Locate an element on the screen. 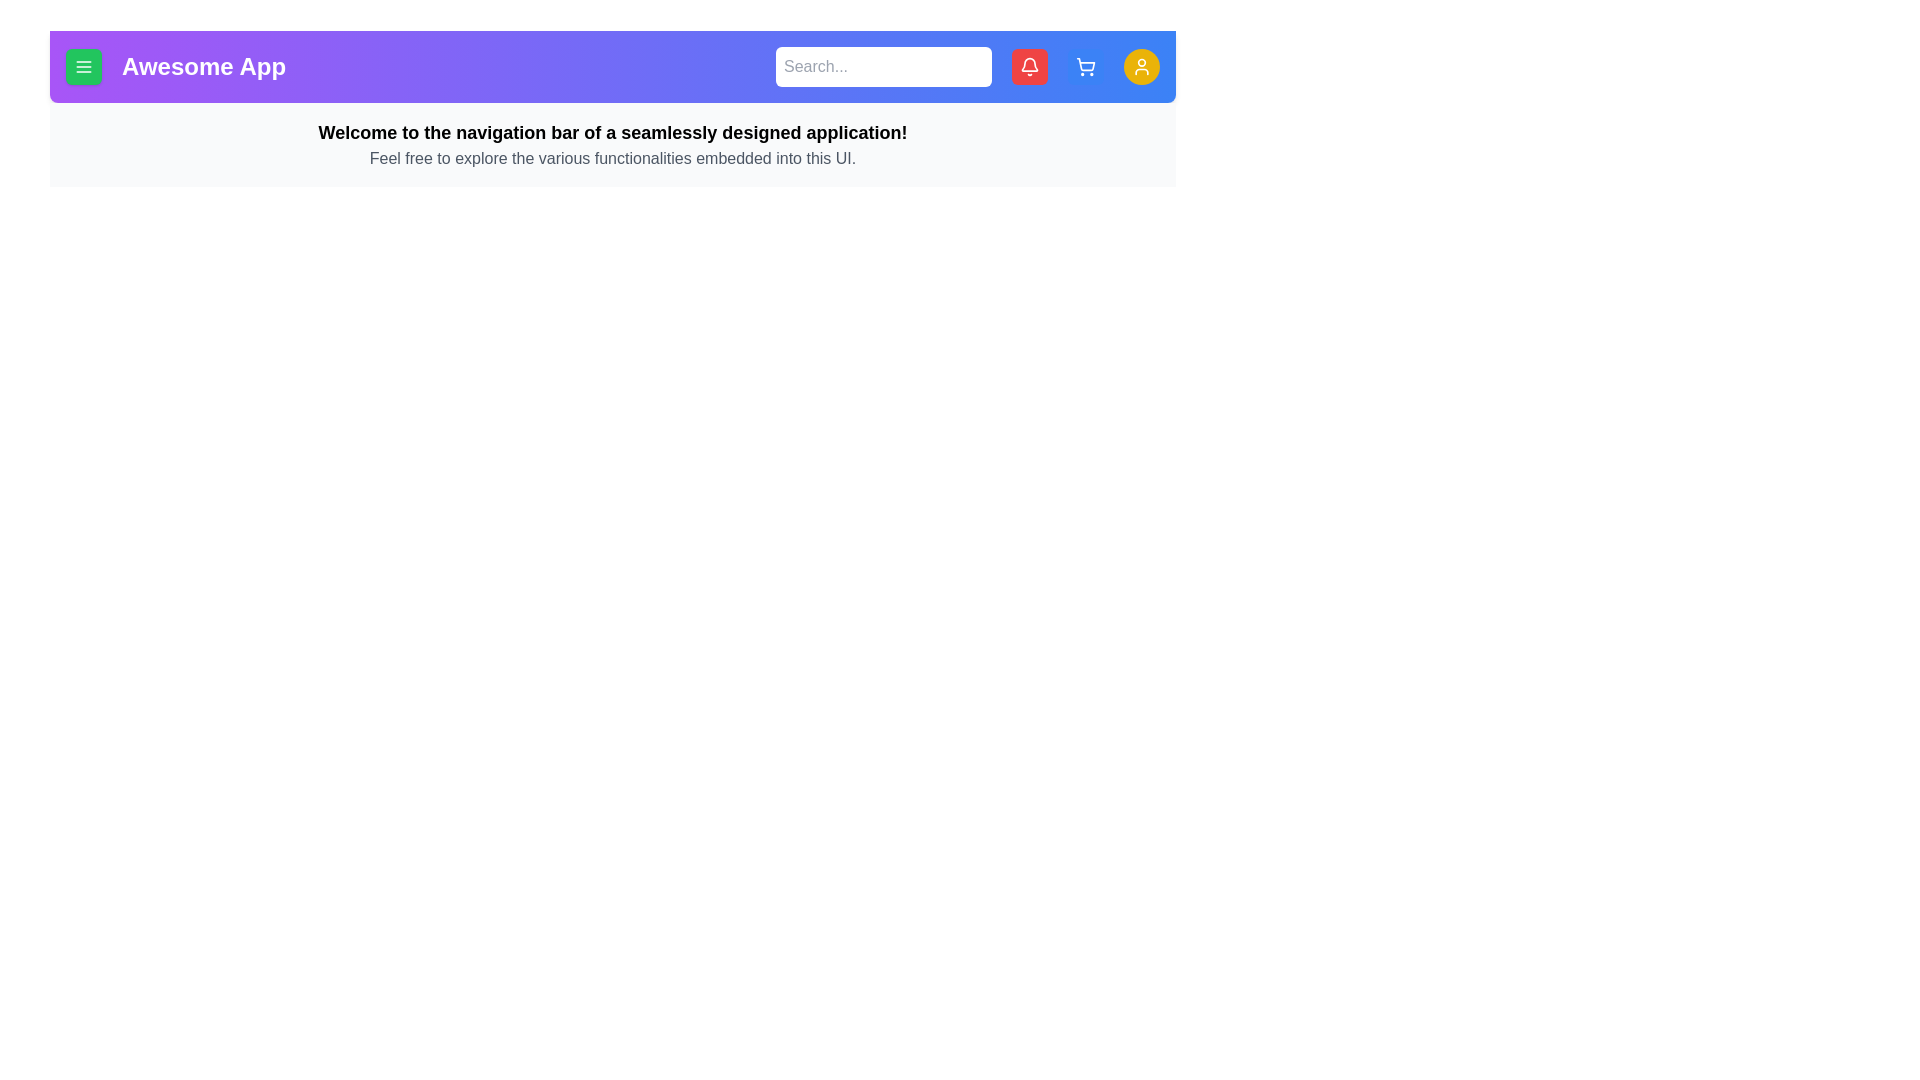  the button with notification to view its hover effect is located at coordinates (1030, 65).